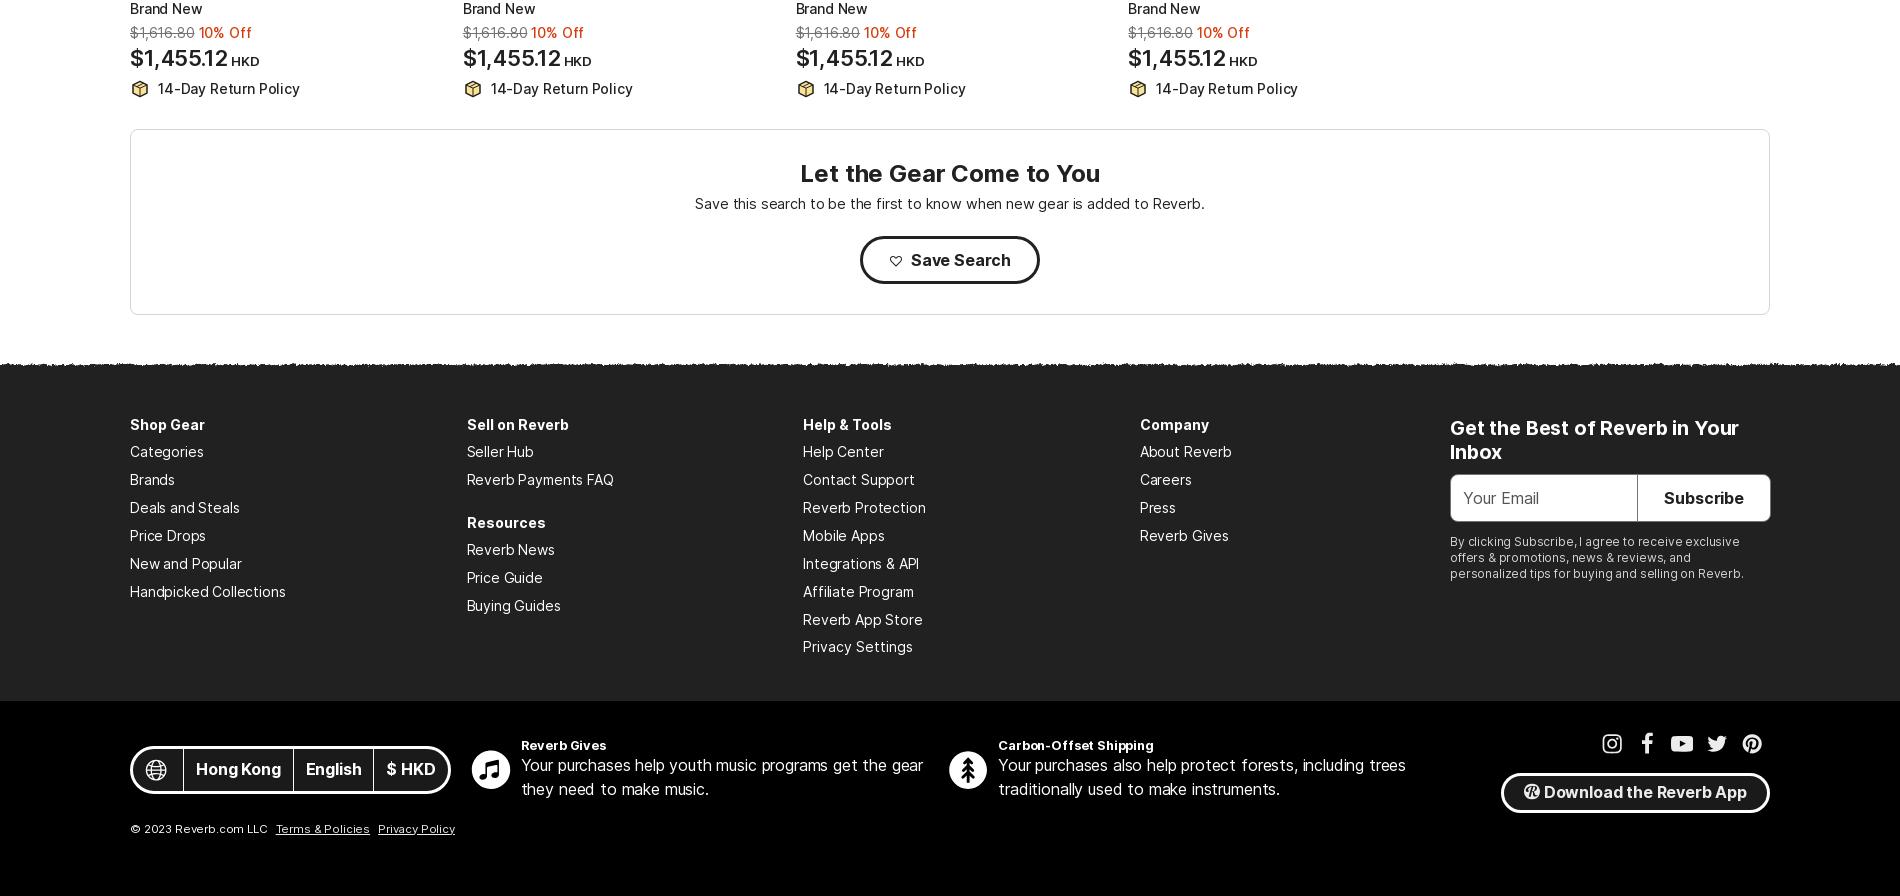 The width and height of the screenshot is (1900, 896). I want to click on 'Subscribe', so click(1663, 497).